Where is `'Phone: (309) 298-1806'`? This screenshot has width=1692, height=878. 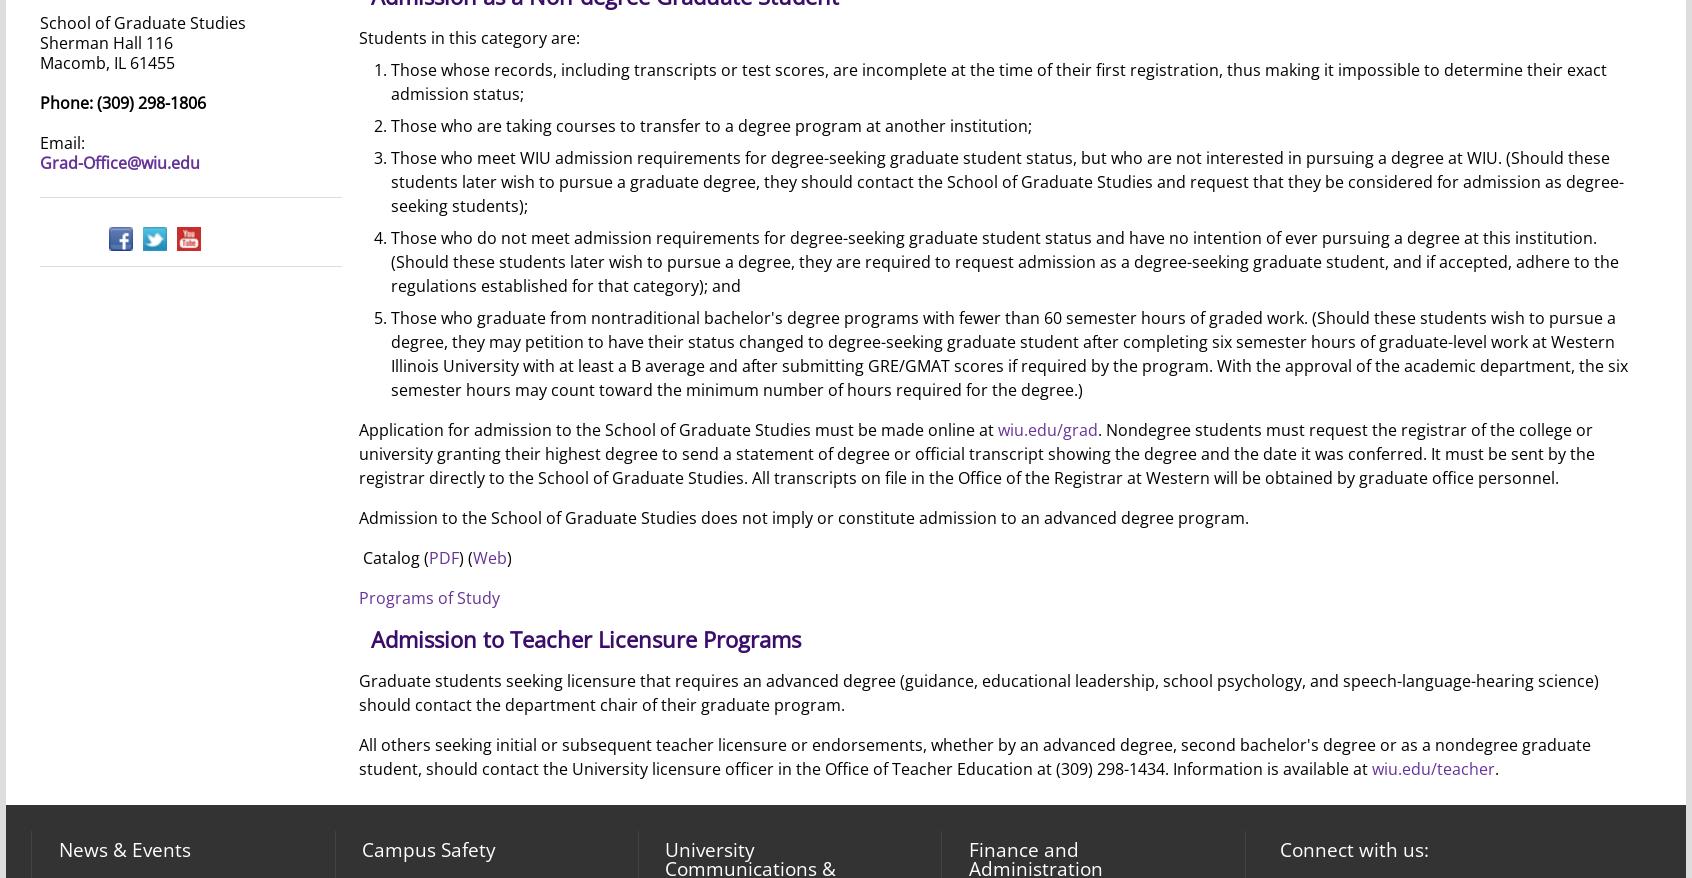 'Phone: (309) 298-1806' is located at coordinates (121, 101).